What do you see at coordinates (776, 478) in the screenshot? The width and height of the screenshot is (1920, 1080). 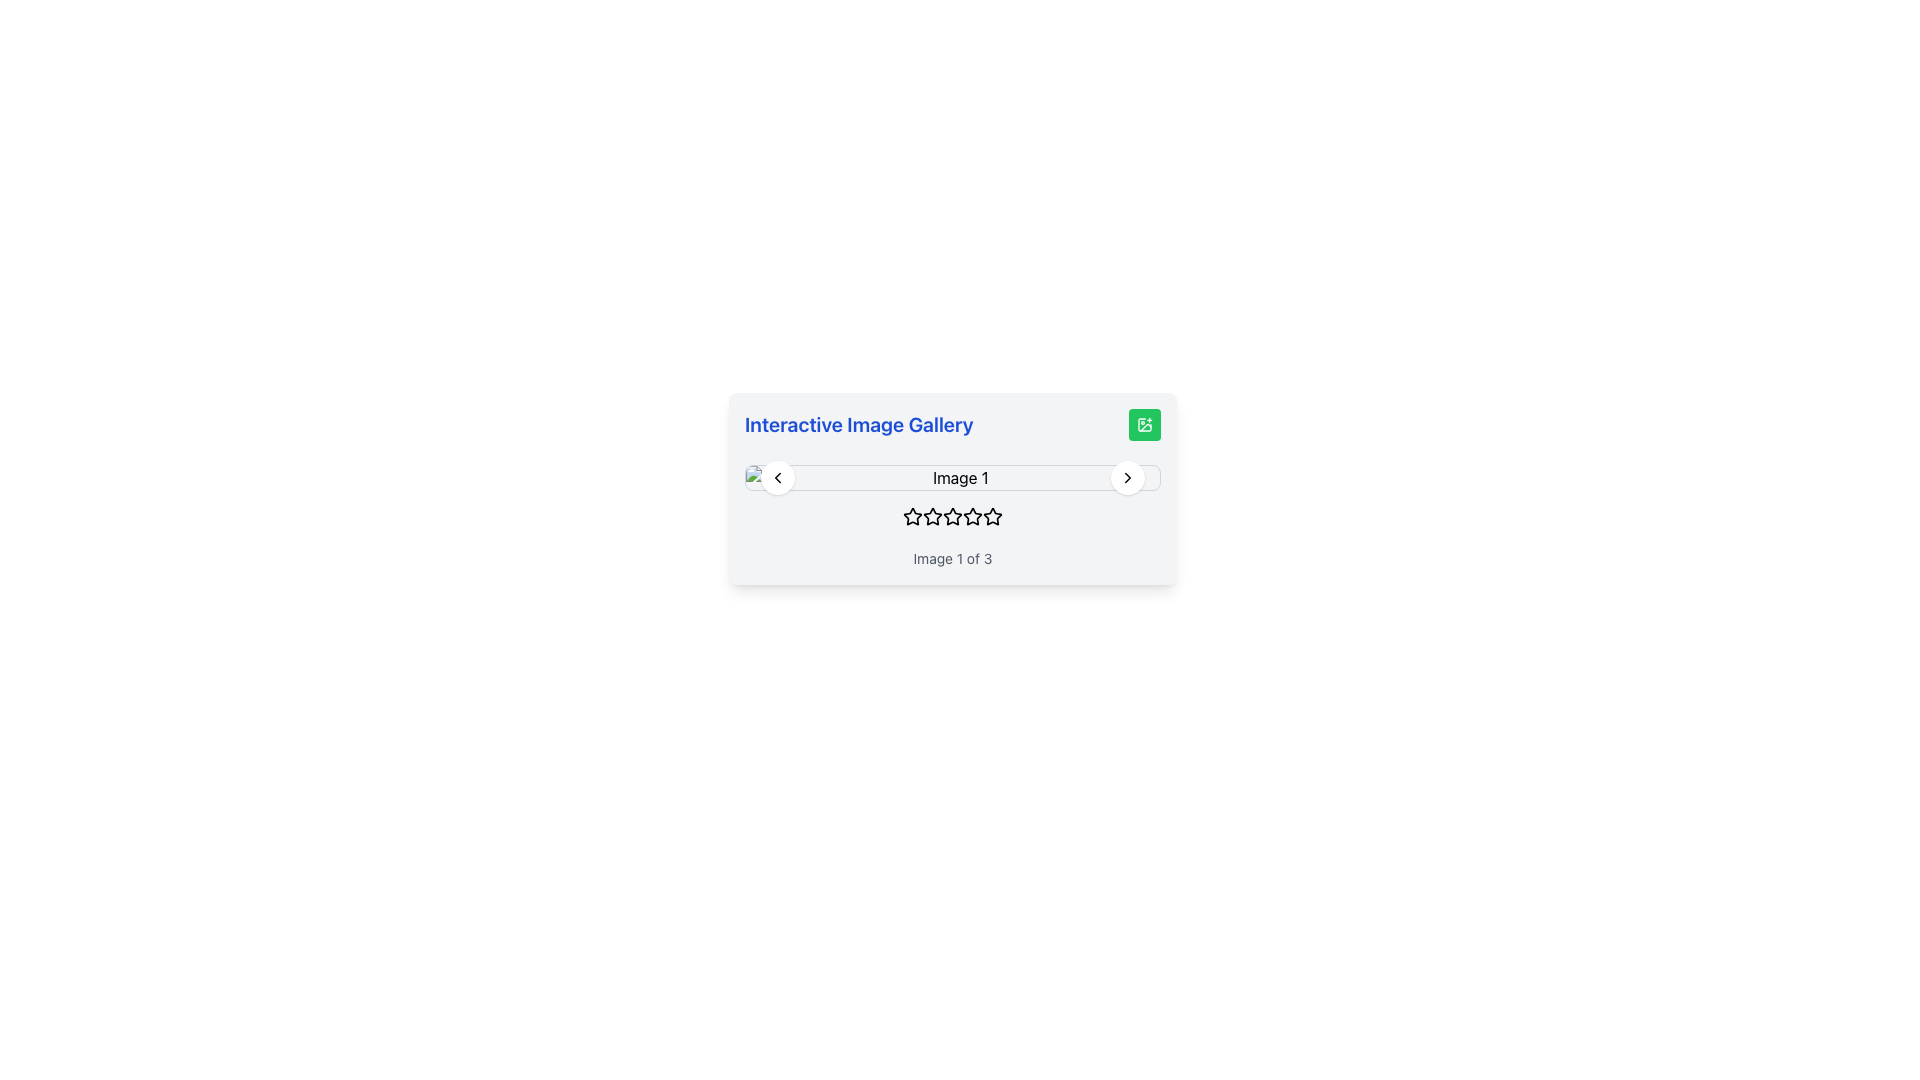 I see `the circular button with a white background and a leftward-pointing chevron icon, located on the left side of the interface adjacent to the title 'Image 1'` at bounding box center [776, 478].